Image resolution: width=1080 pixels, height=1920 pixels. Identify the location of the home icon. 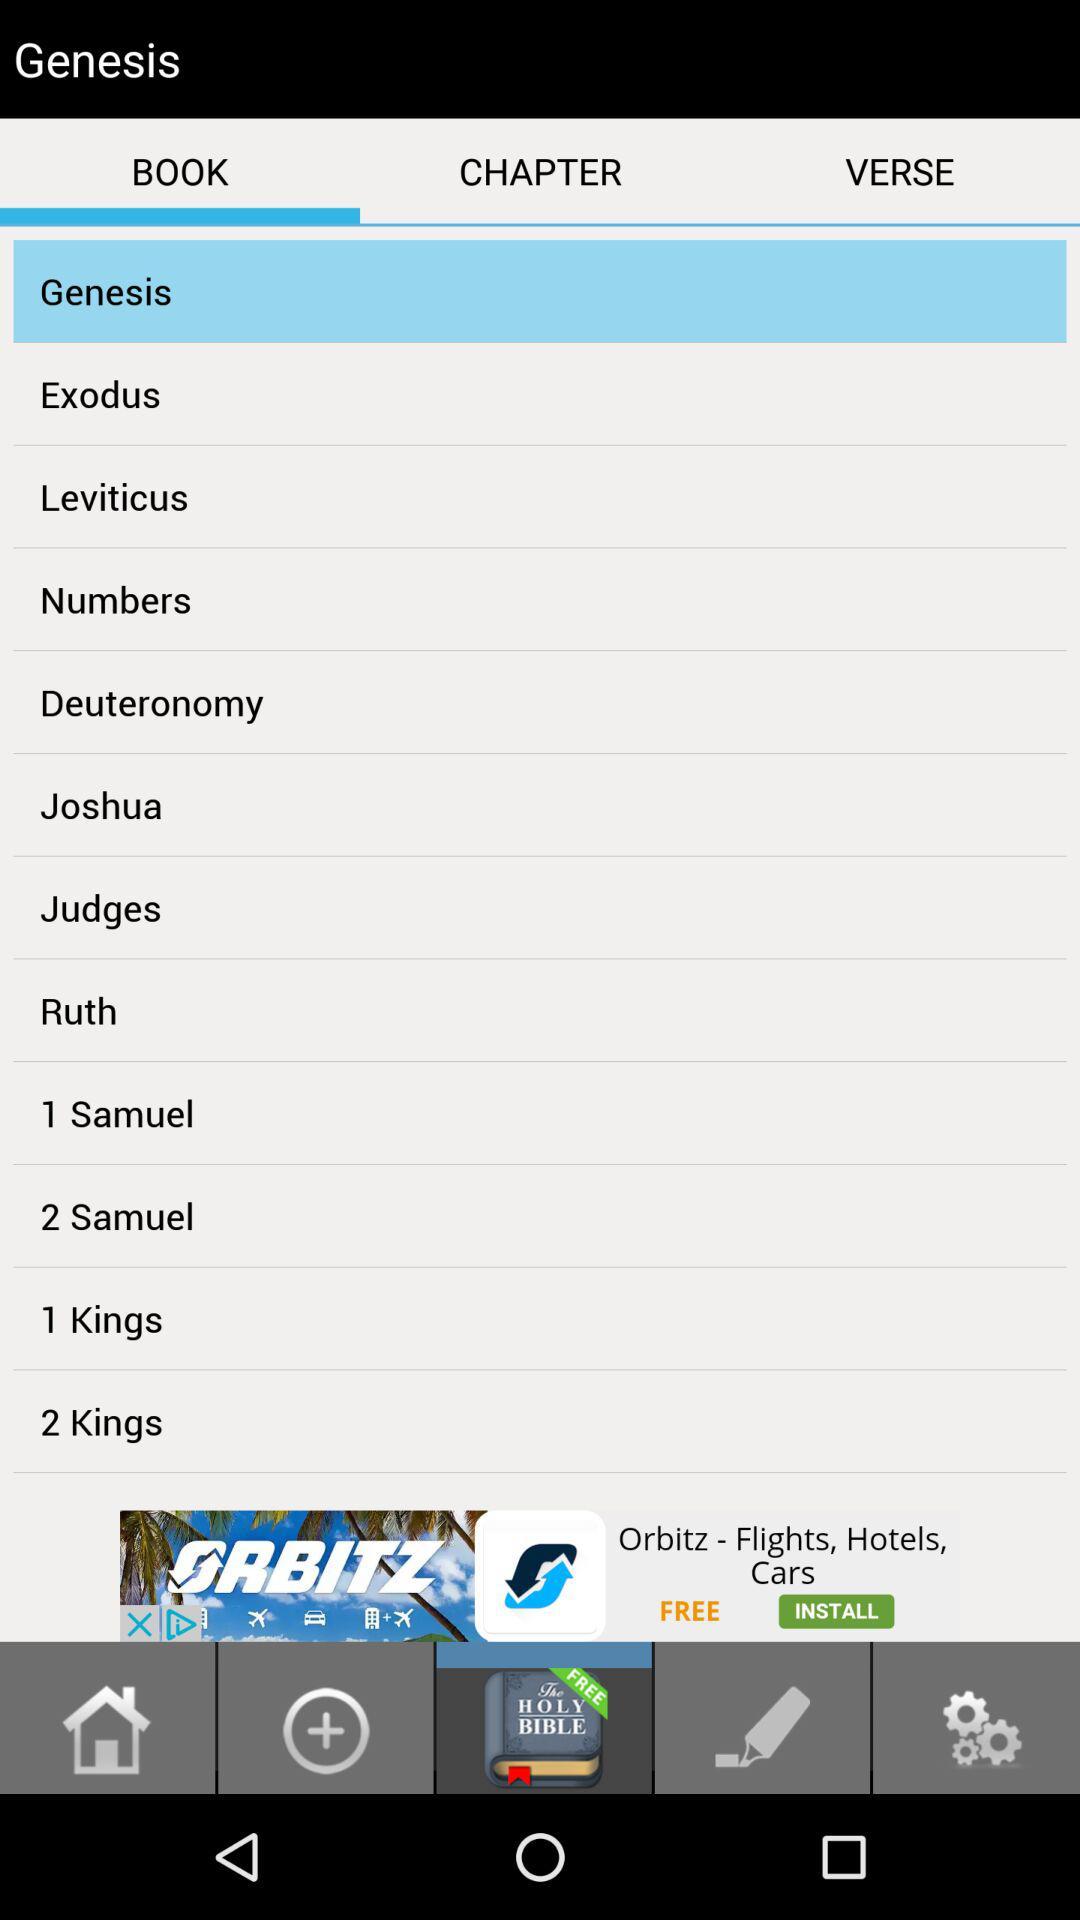
(107, 1851).